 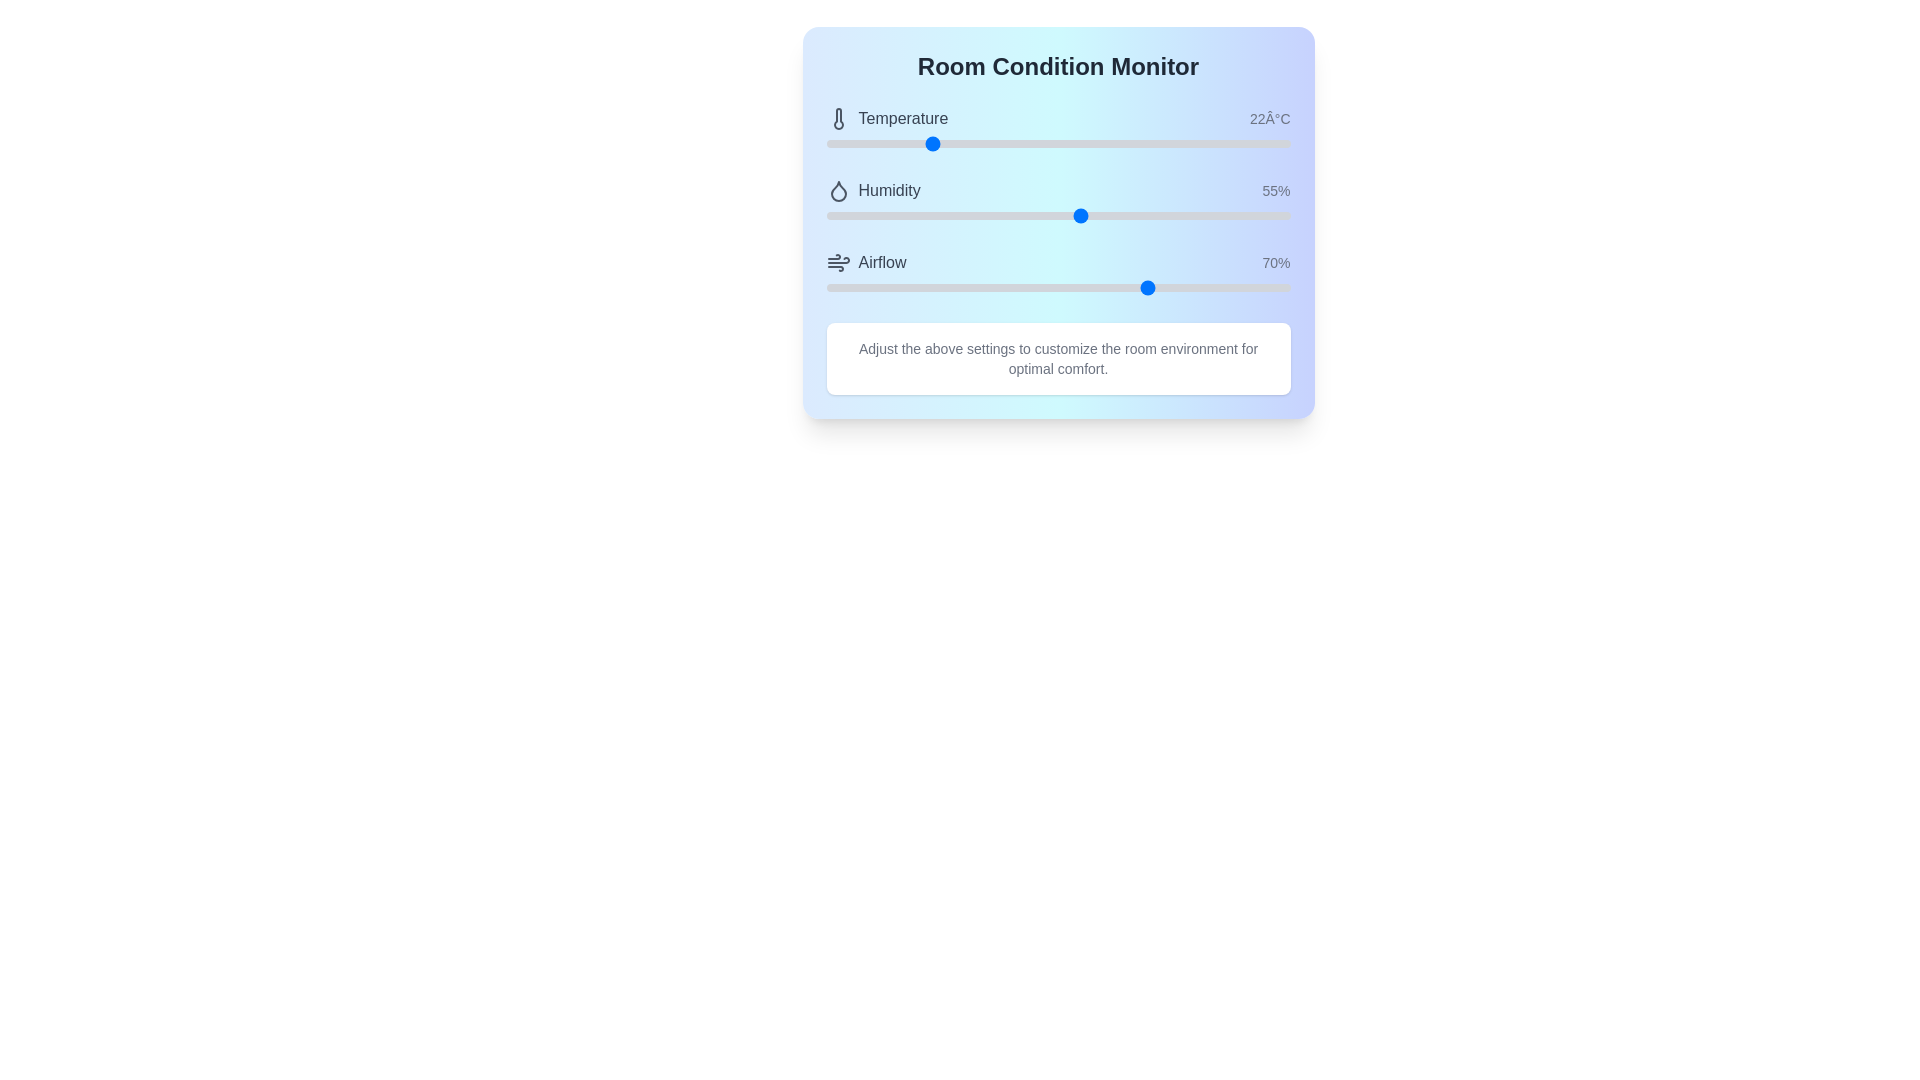 I want to click on the droplet-like icon with a hollow outline and dark gray color, which is the second icon in the vertical list of the settings panel, located to the left of the 'Humidity' label, so click(x=838, y=191).